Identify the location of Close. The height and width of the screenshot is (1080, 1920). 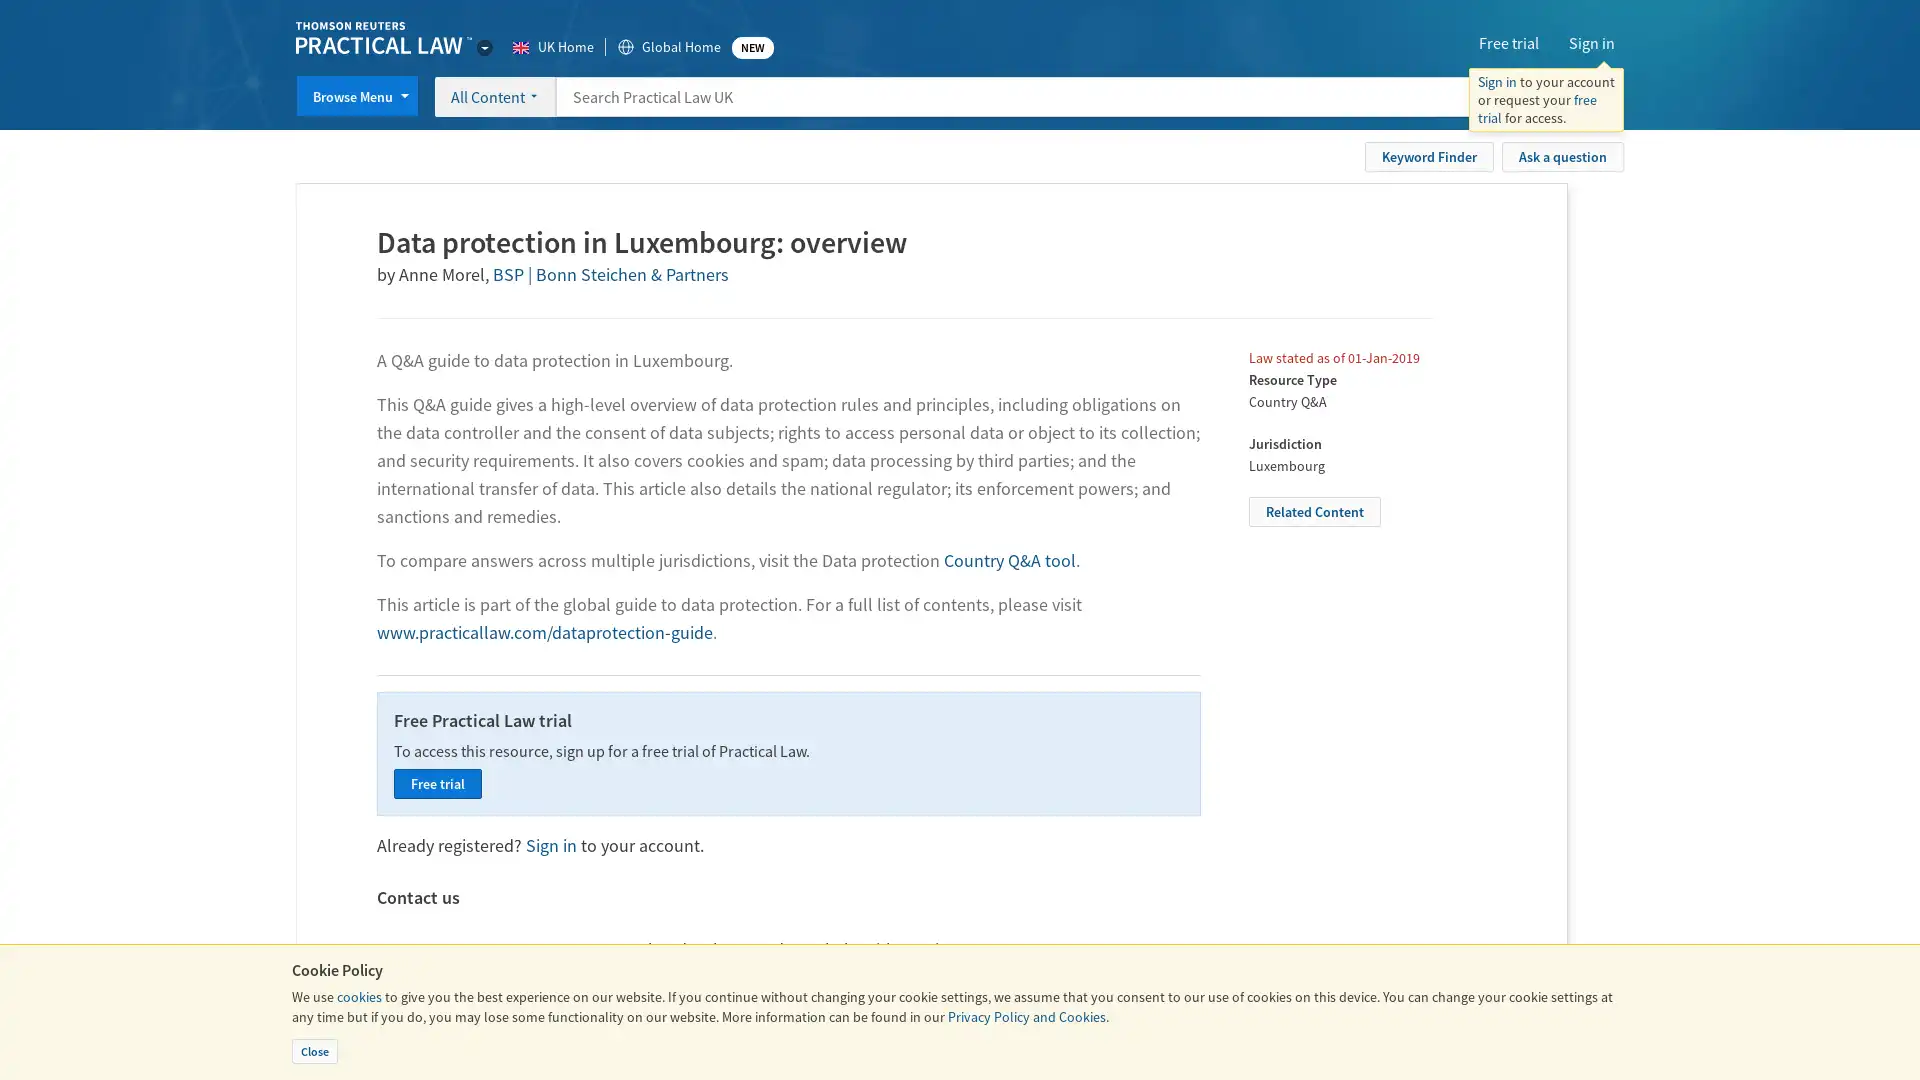
(314, 1050).